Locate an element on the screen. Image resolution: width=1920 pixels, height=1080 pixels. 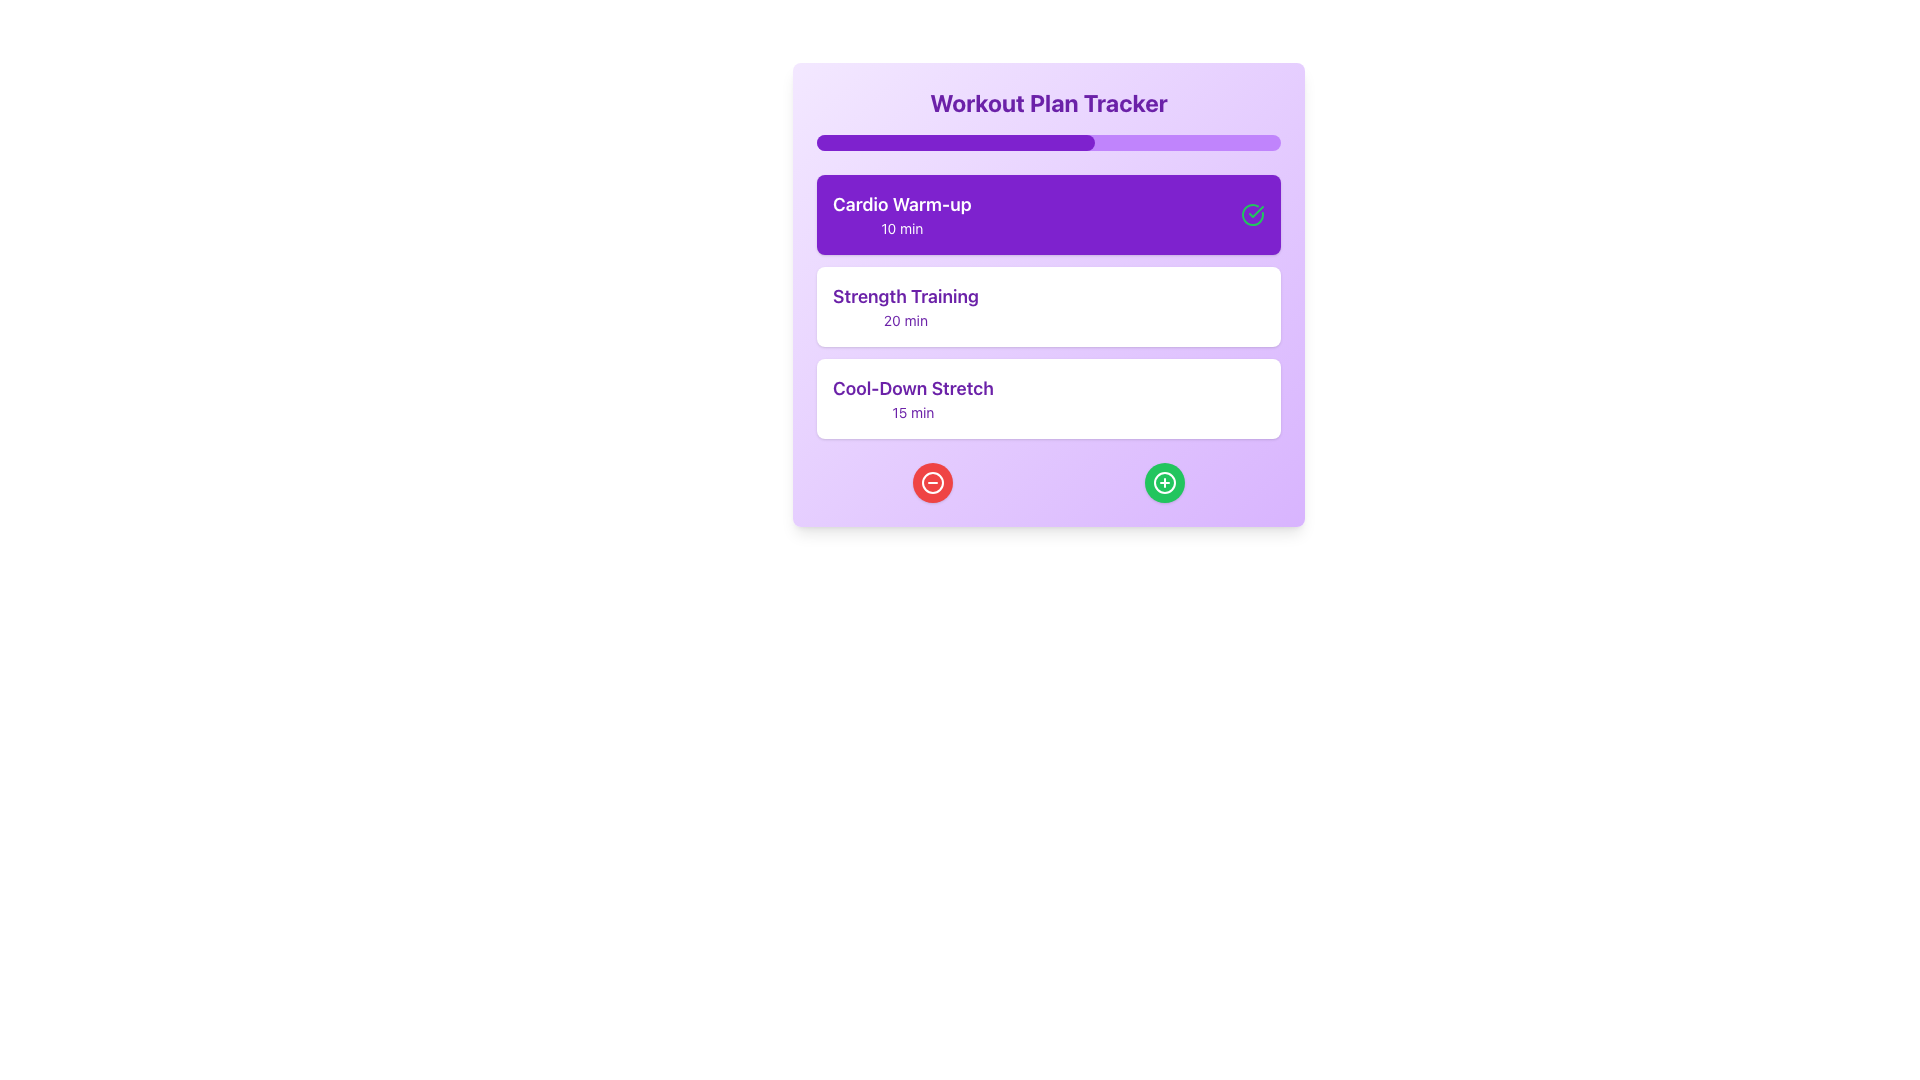
the status represented by the green checkmark icon located to the right of the 'Cardio Warm-up' button in the tracker interface is located at coordinates (1255, 212).